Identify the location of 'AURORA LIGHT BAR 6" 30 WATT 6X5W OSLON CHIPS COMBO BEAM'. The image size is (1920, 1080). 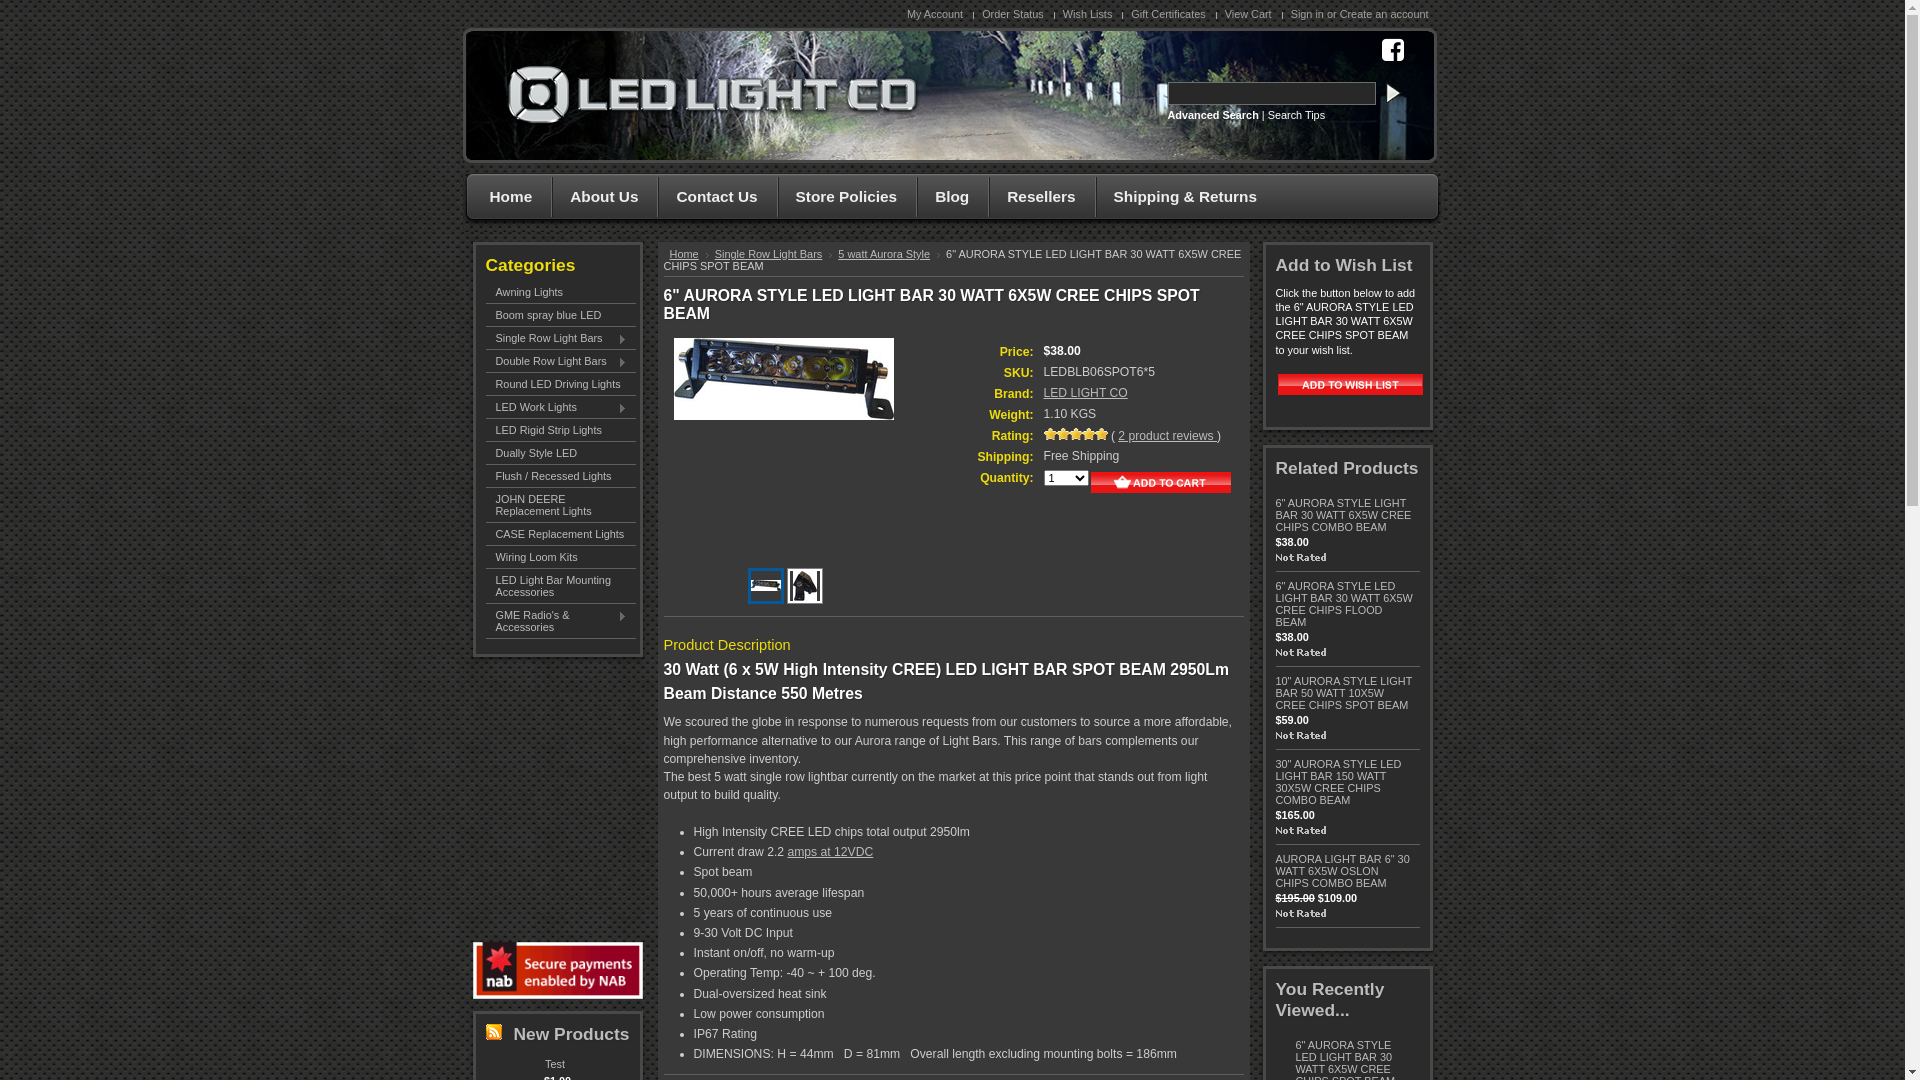
(1343, 870).